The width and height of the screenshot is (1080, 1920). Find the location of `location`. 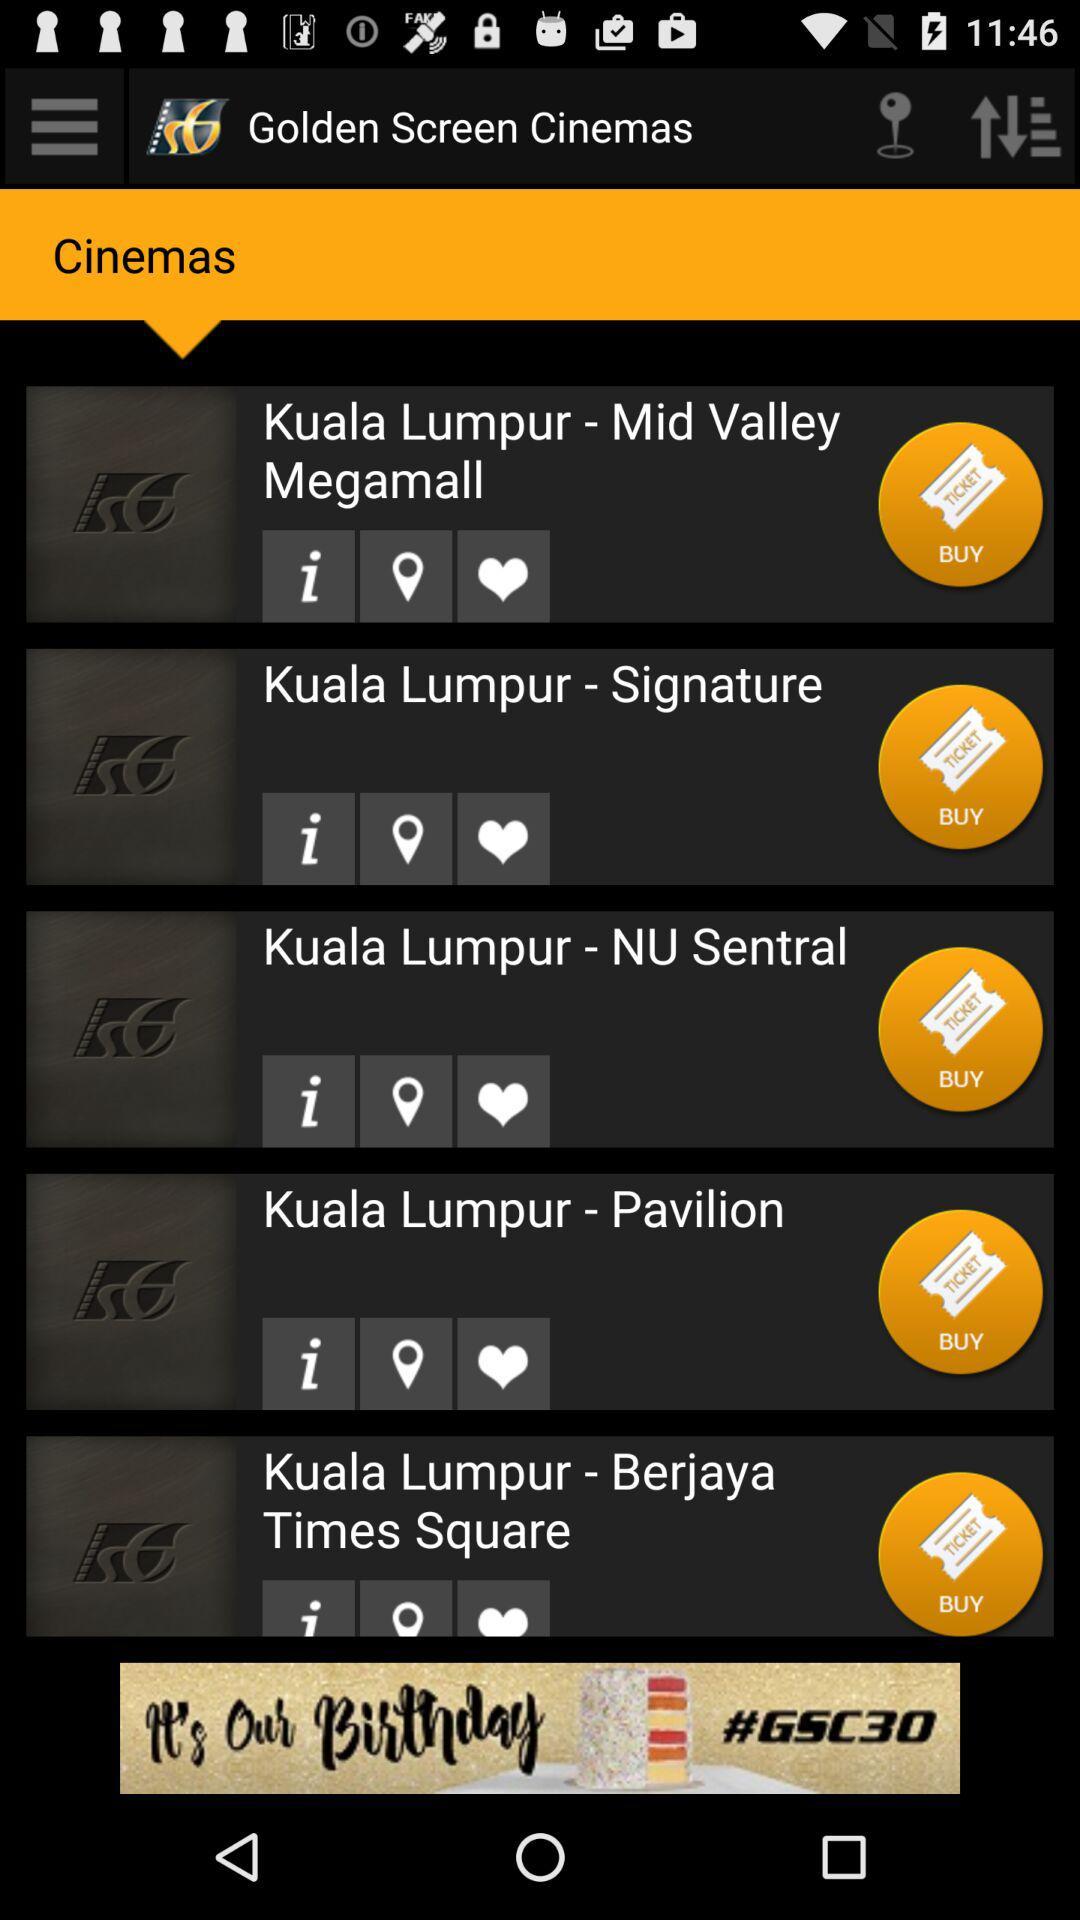

location is located at coordinates (405, 1608).